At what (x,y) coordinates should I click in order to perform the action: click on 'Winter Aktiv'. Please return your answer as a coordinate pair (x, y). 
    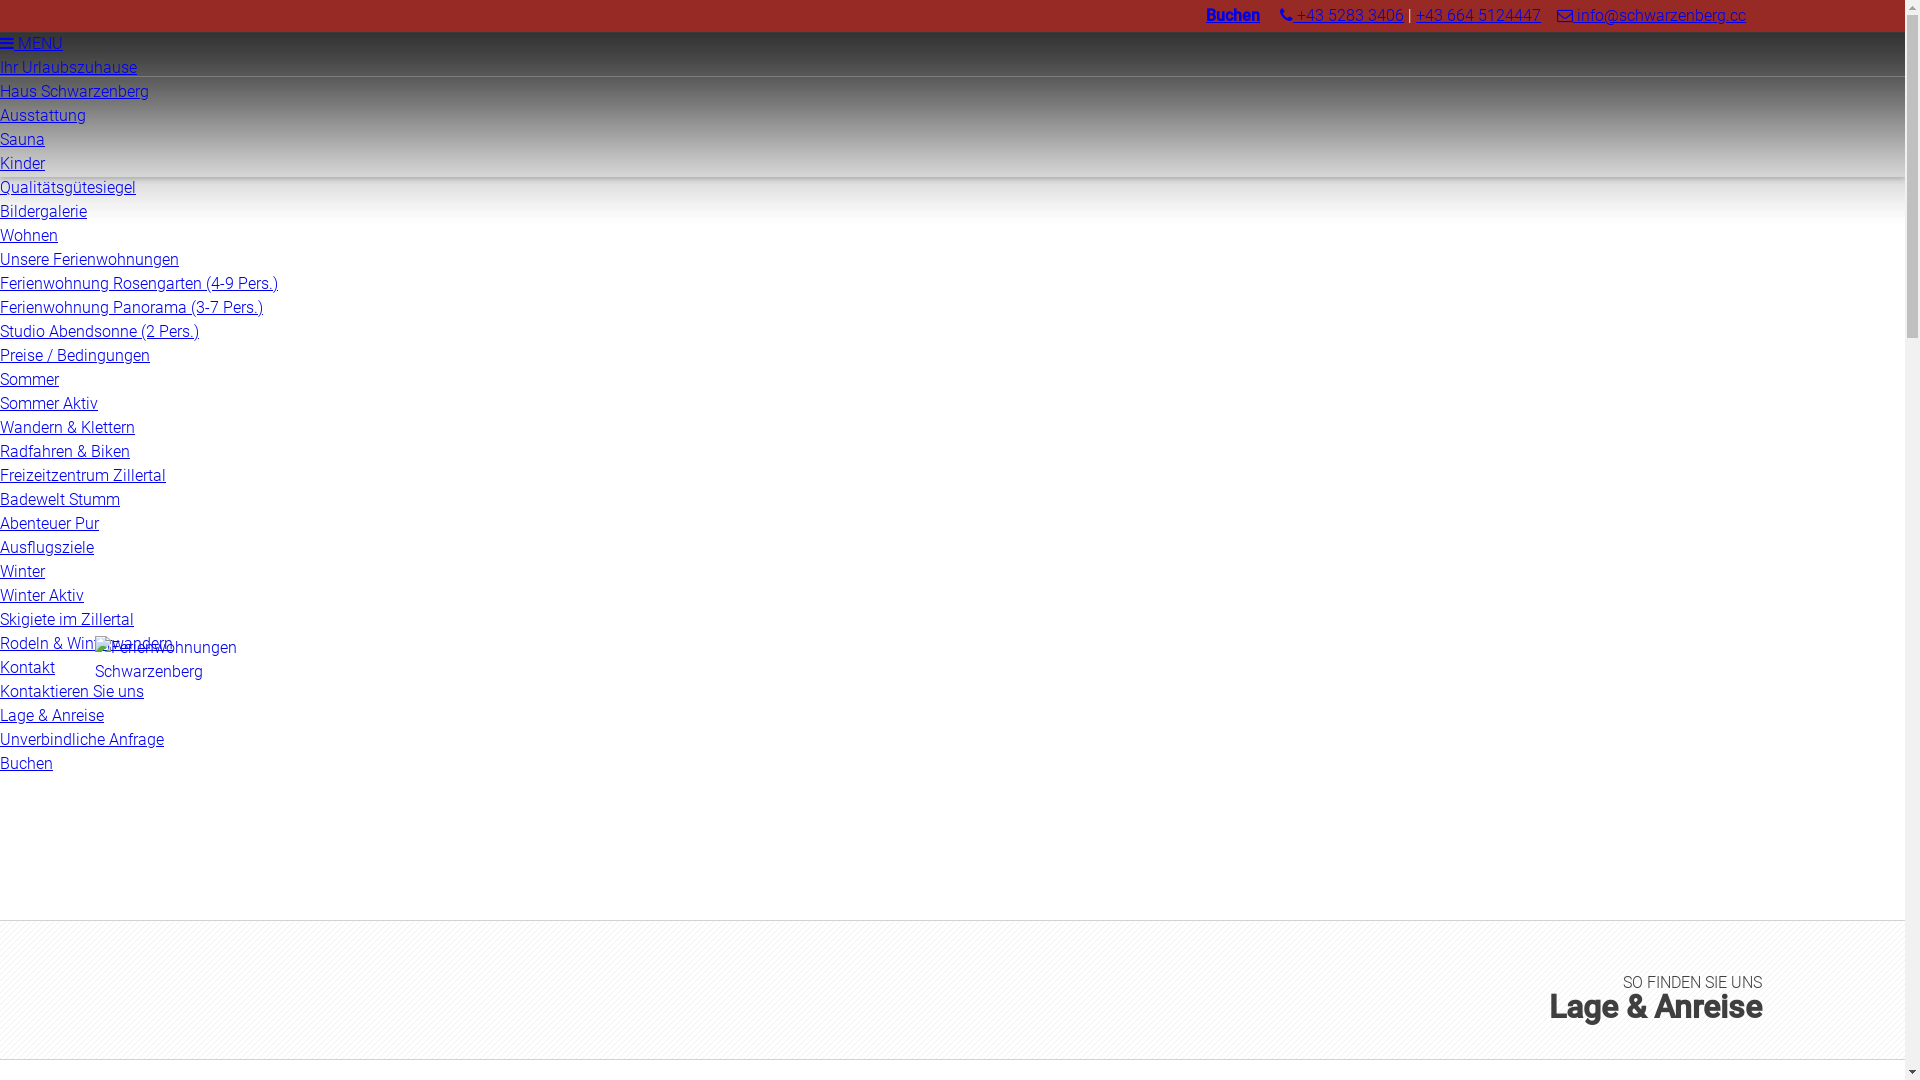
    Looking at the image, I should click on (42, 594).